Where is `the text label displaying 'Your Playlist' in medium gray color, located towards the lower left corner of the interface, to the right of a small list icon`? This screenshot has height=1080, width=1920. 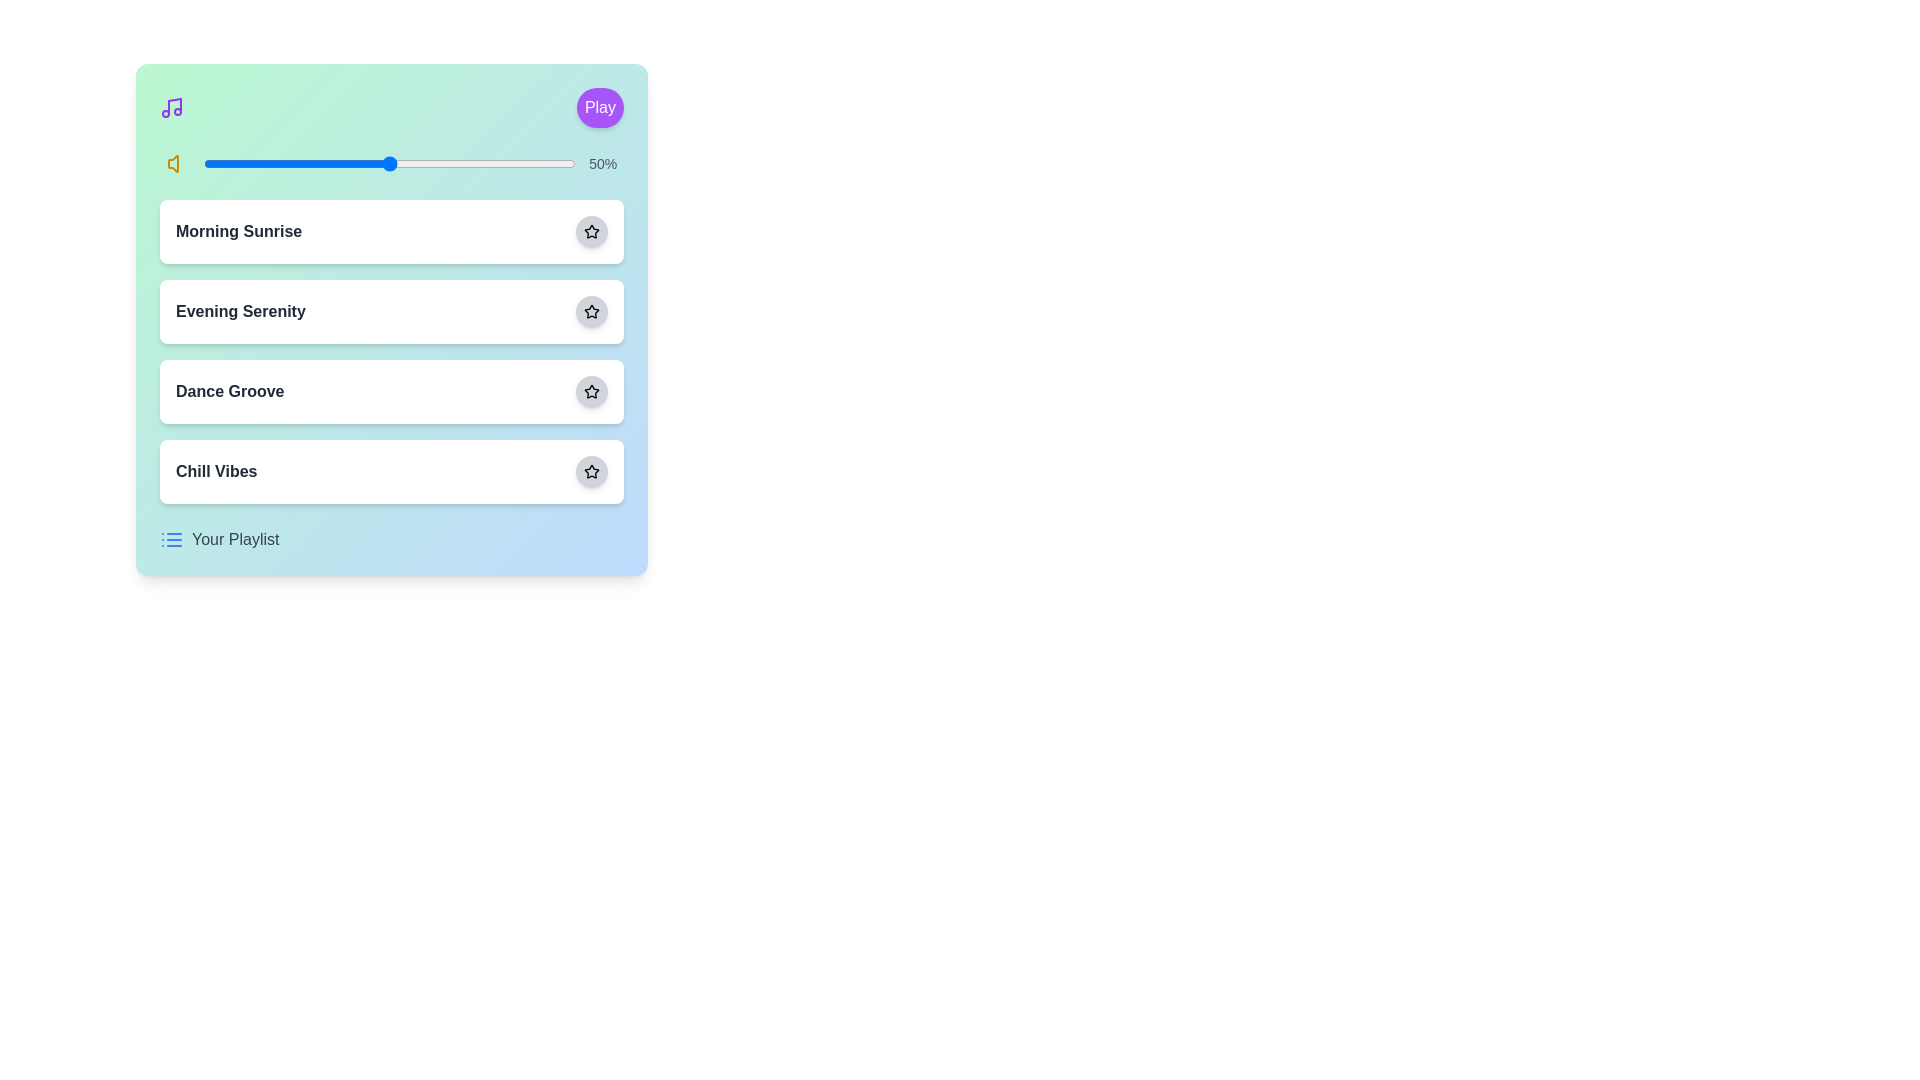
the text label displaying 'Your Playlist' in medium gray color, located towards the lower left corner of the interface, to the right of a small list icon is located at coordinates (235, 540).